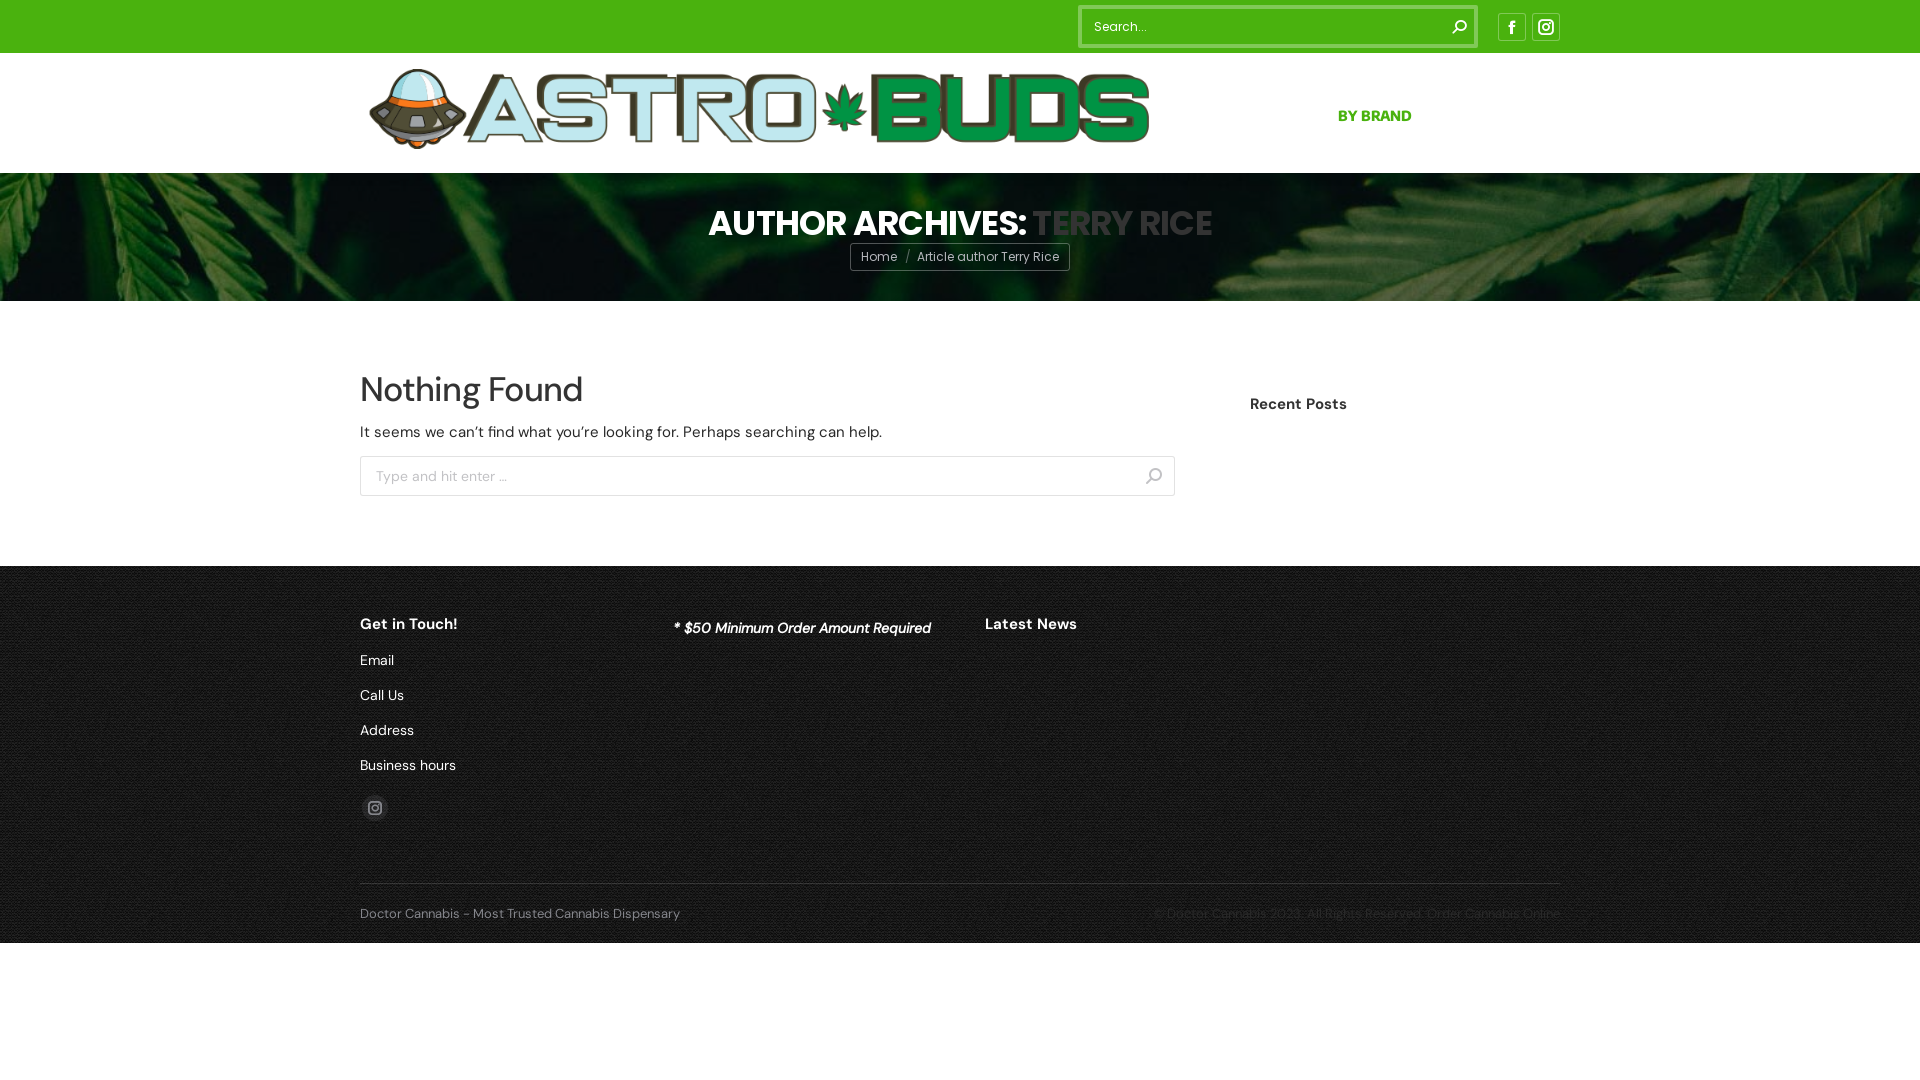  Describe the element at coordinates (1276, 26) in the screenshot. I see `'Search form'` at that location.